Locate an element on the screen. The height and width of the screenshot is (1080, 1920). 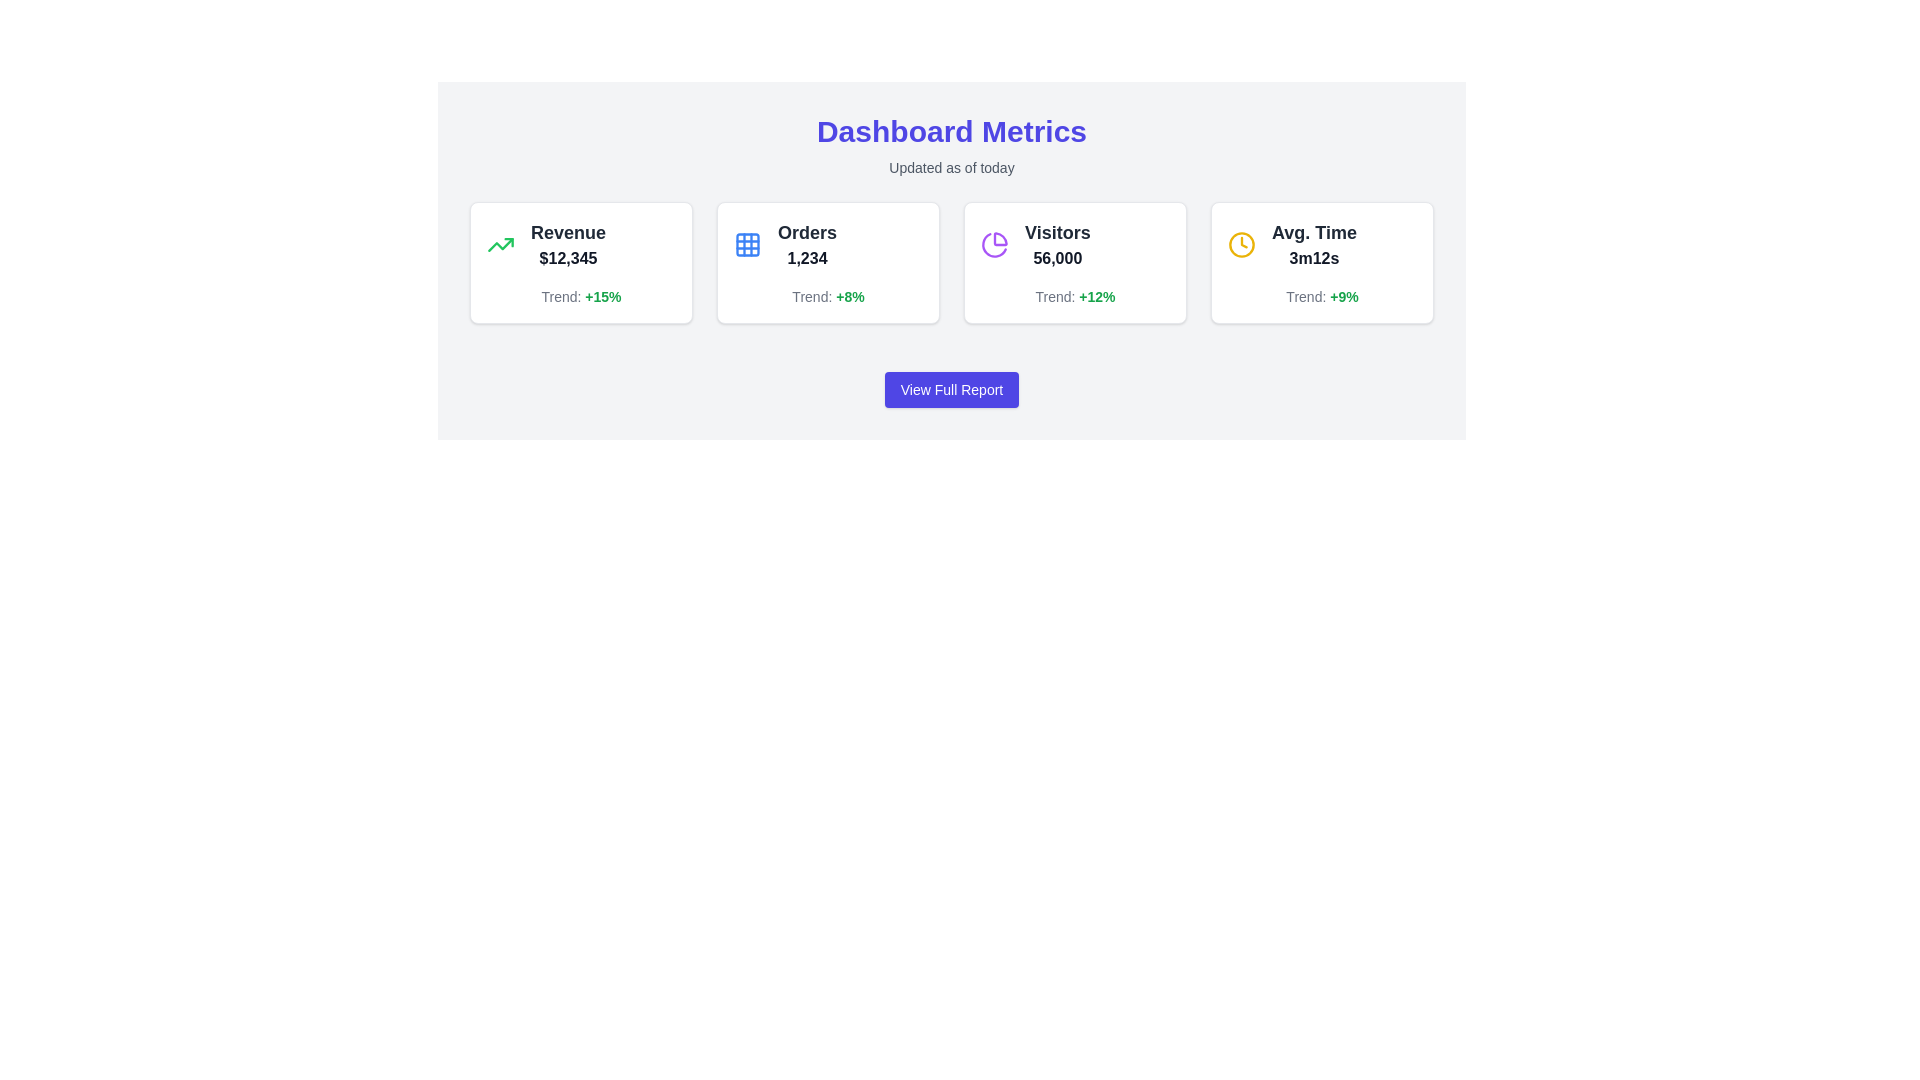
the static text element displaying 'Orders' in bold, large dark gray font, positioned centrally at the top of its card is located at coordinates (807, 231).